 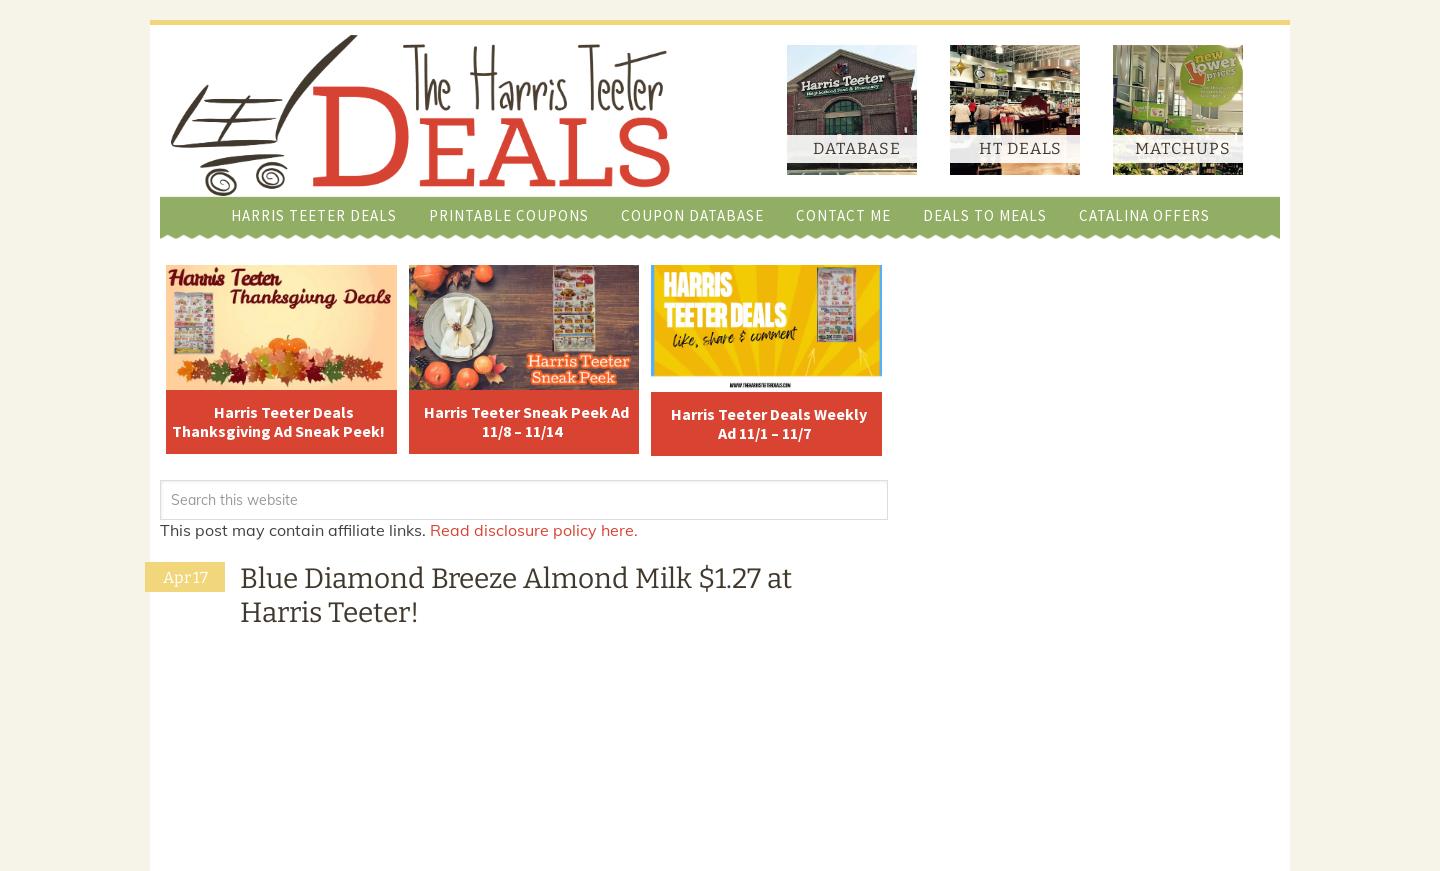 What do you see at coordinates (855, 148) in the screenshot?
I see `'Database'` at bounding box center [855, 148].